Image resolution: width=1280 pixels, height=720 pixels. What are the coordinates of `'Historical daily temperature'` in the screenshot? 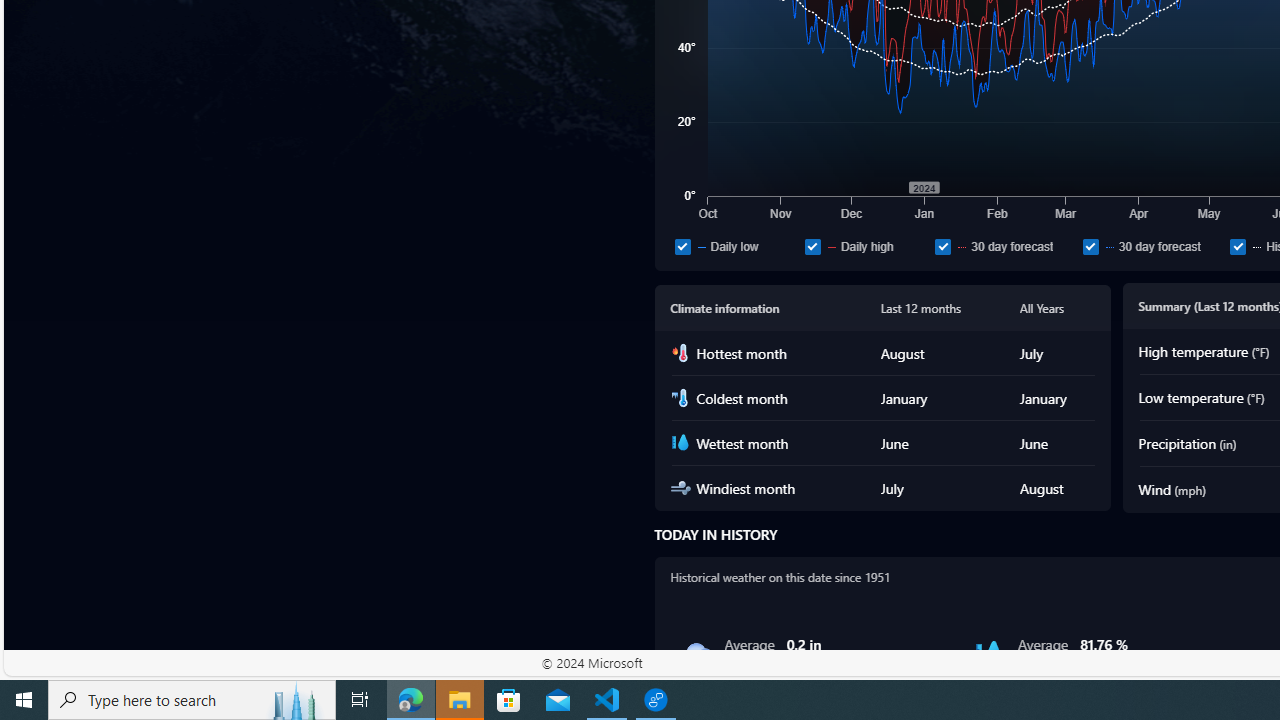 It's located at (1237, 245).